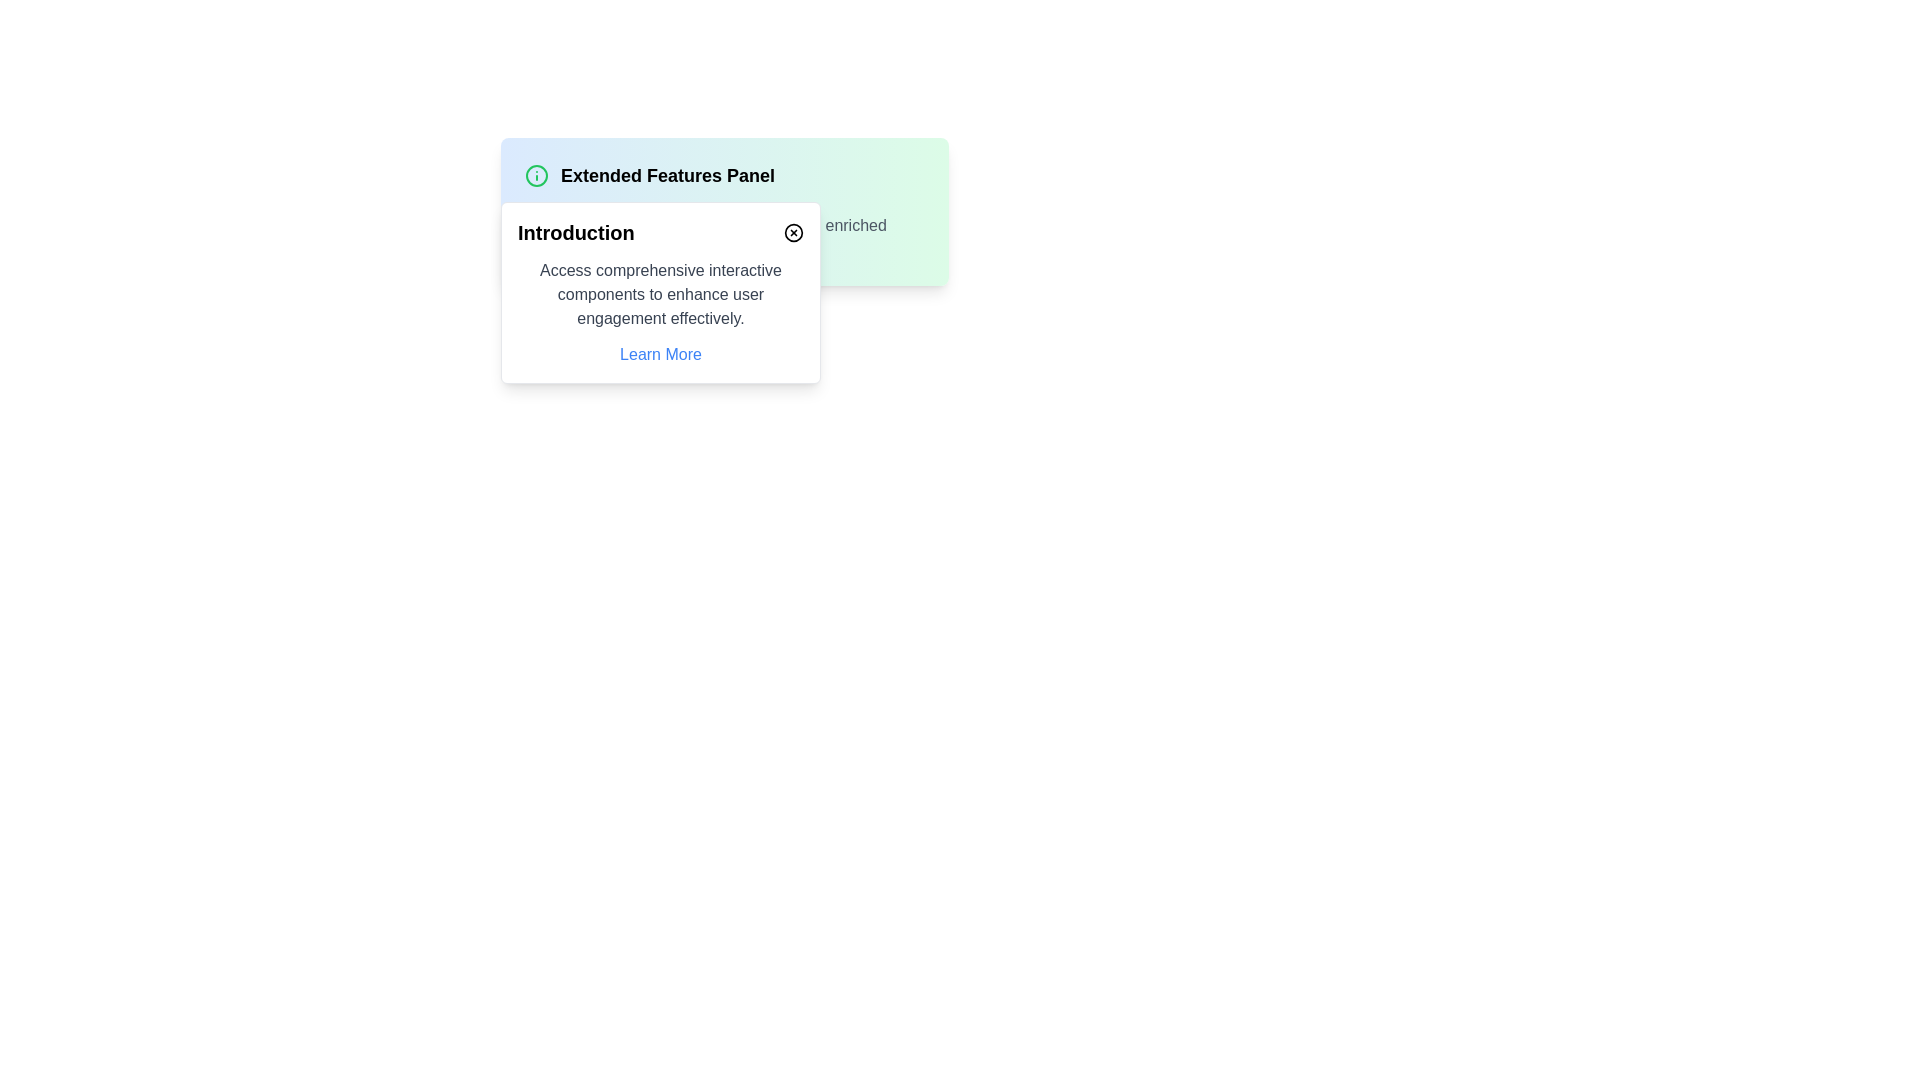 Image resolution: width=1920 pixels, height=1080 pixels. I want to click on the circle icon with a bold black boundary and a white fill located in the top-right corner of the contextual informational card, so click(792, 231).